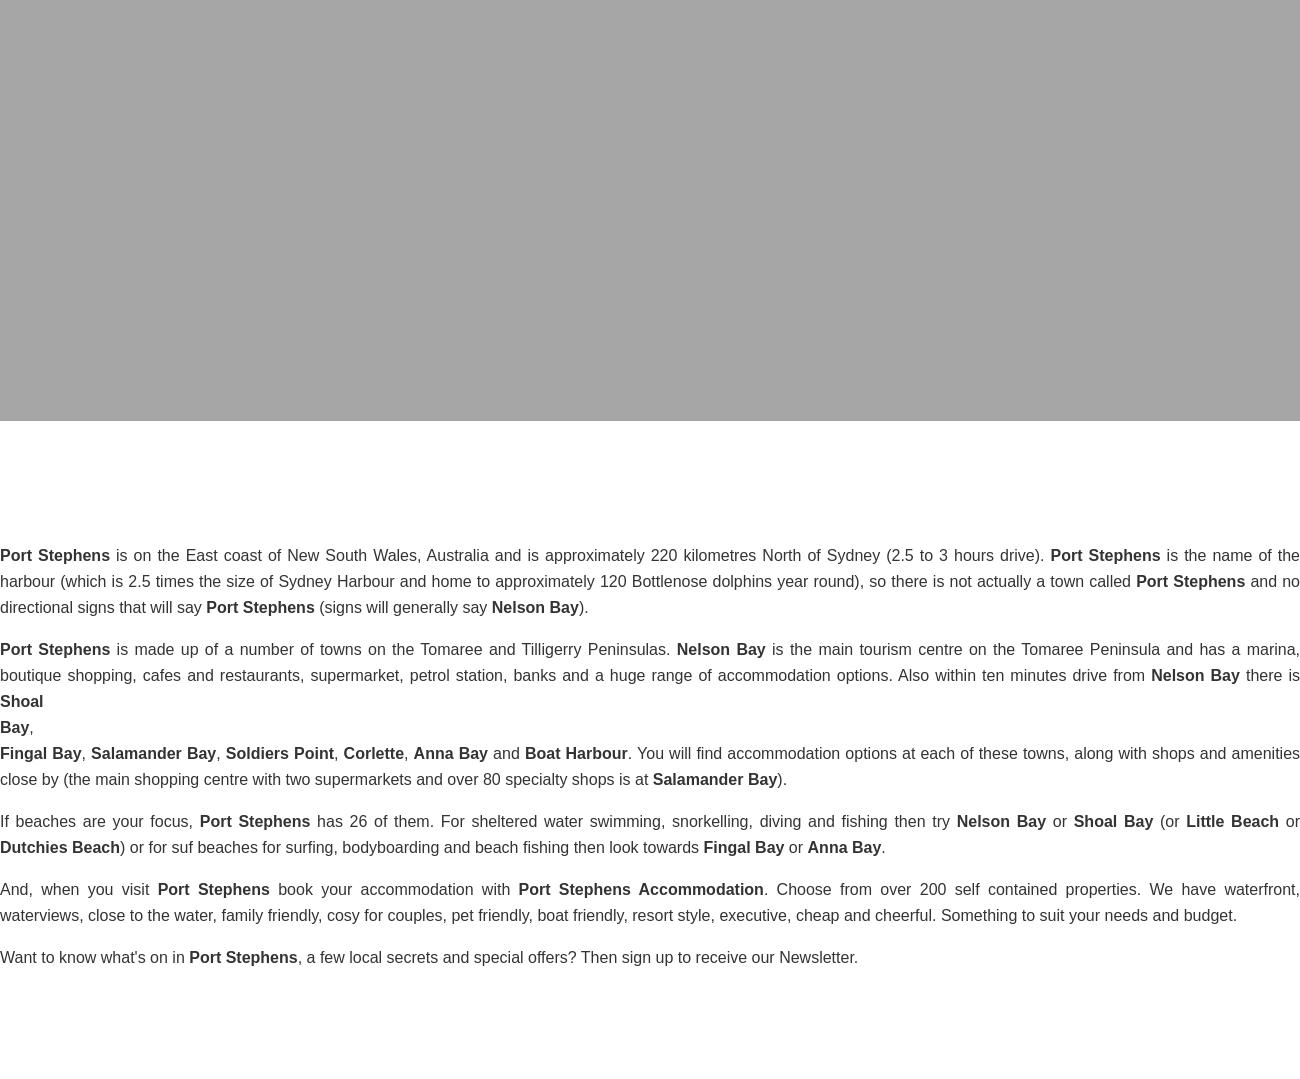 Image resolution: width=1300 pixels, height=1079 pixels. I want to click on 'CHECK AVAILABILITY', so click(691, 272).